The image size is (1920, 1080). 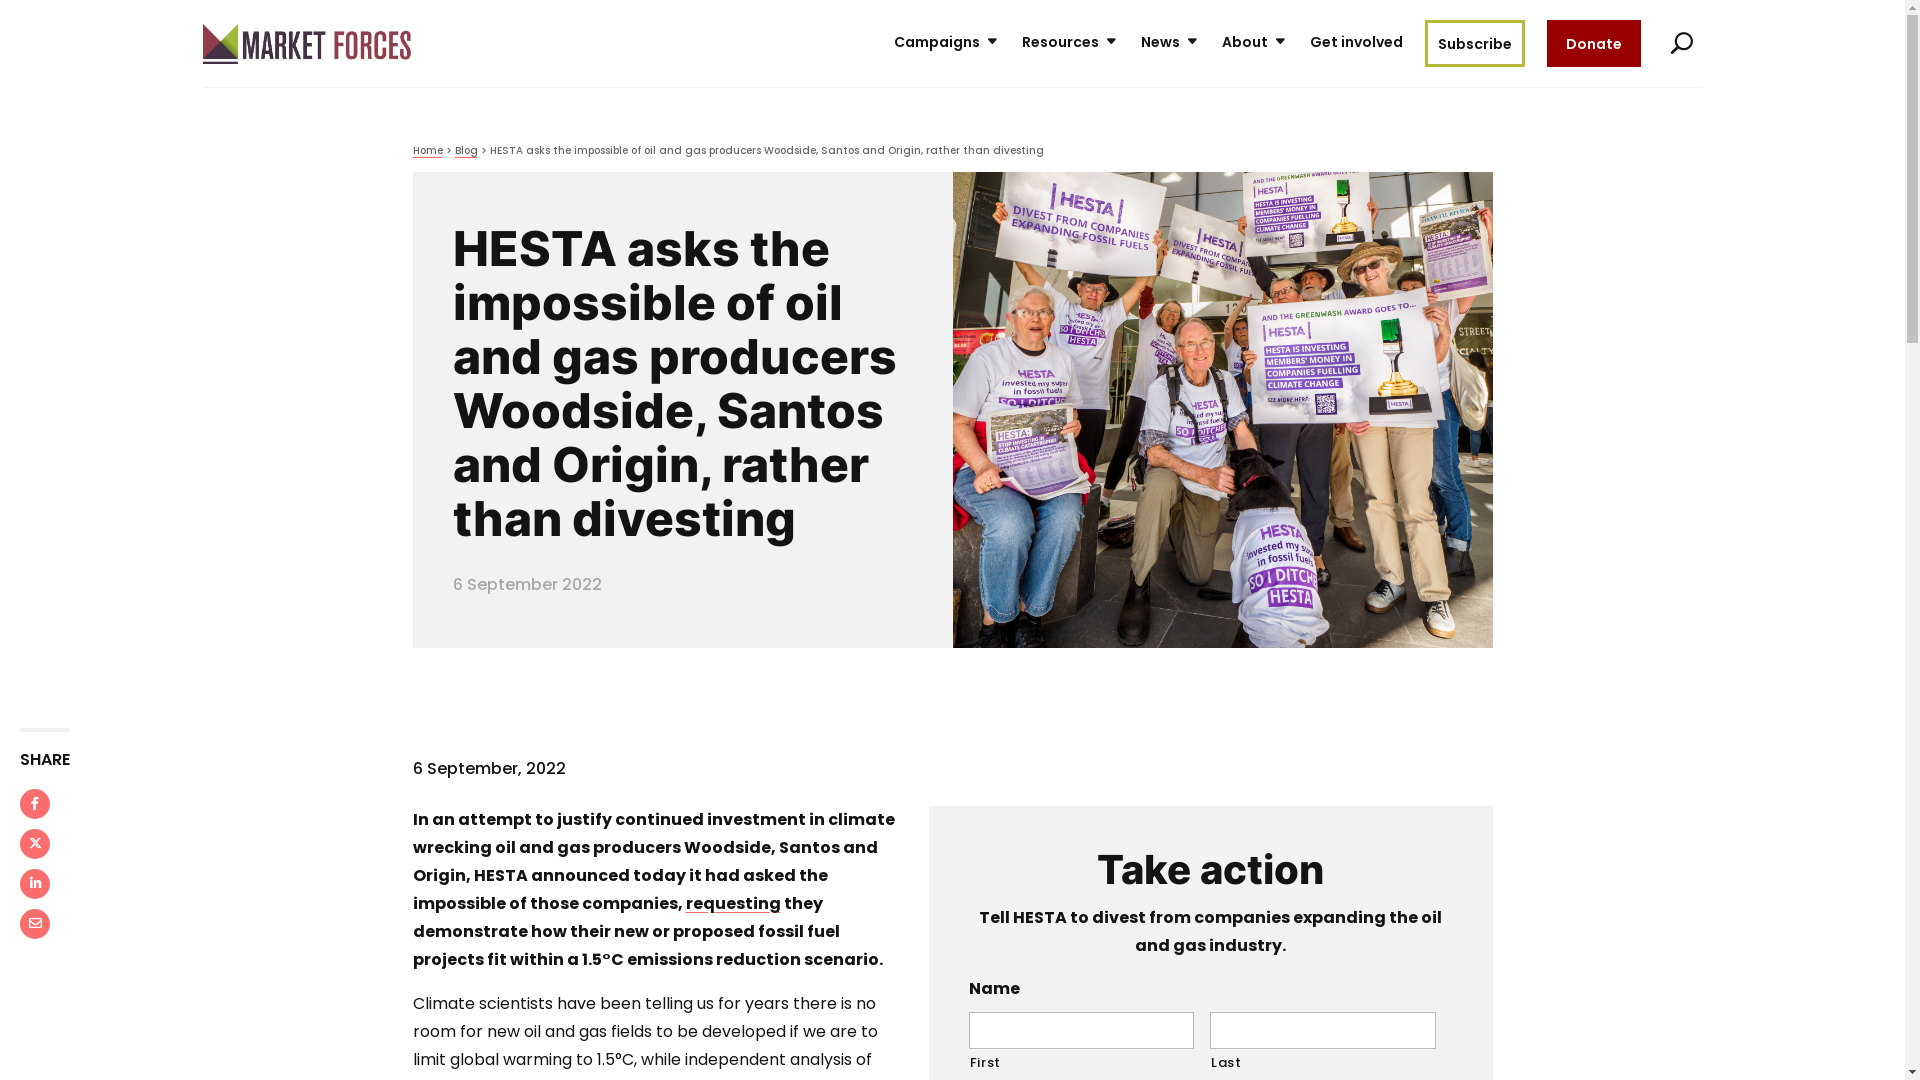 I want to click on 'Home', so click(x=426, y=149).